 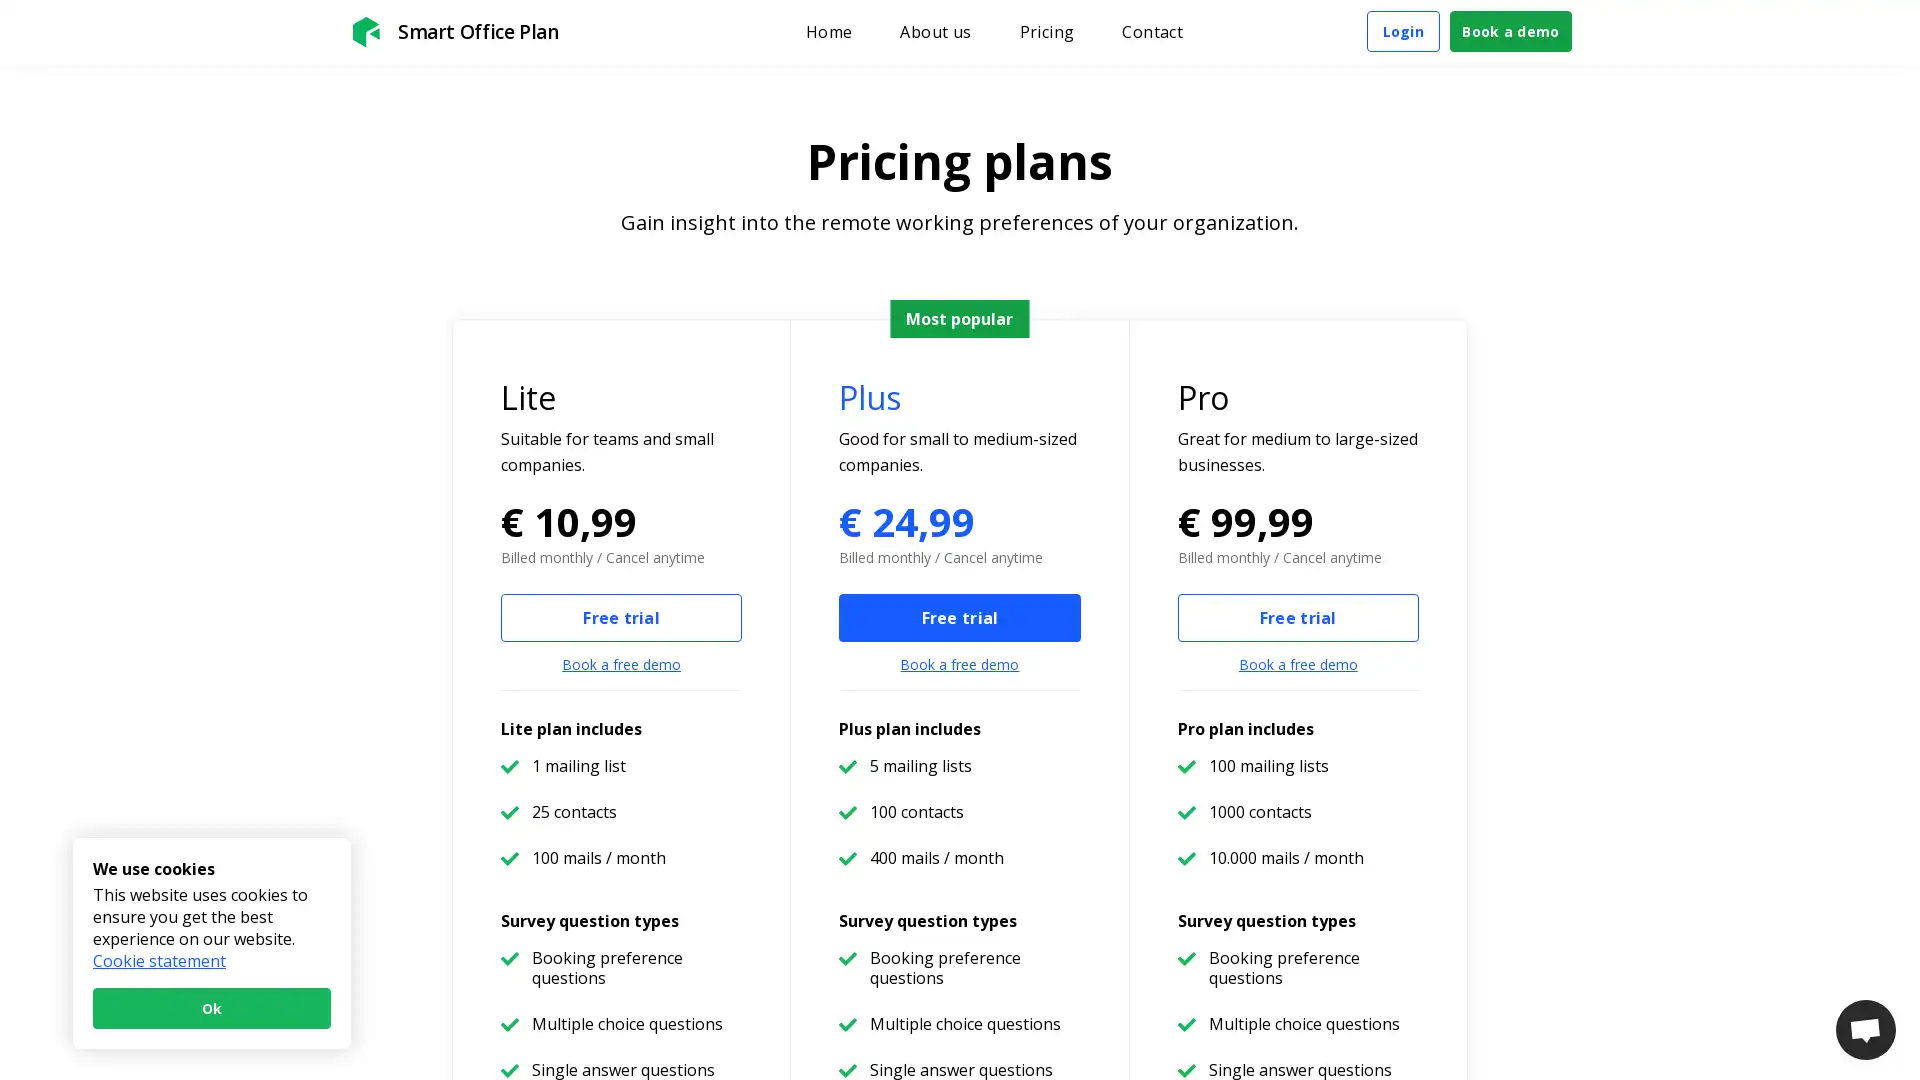 I want to click on Free trial, so click(x=1297, y=616).